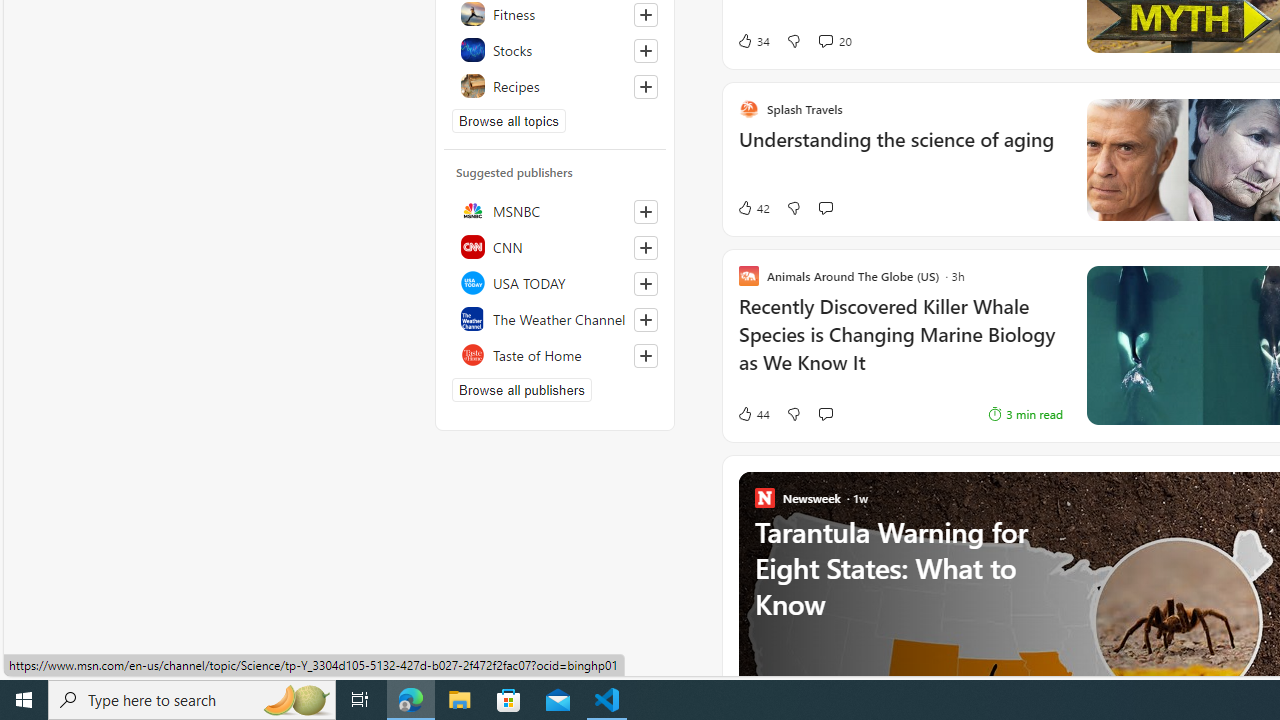 The width and height of the screenshot is (1280, 720). I want to click on 'Follow this source', so click(645, 355).